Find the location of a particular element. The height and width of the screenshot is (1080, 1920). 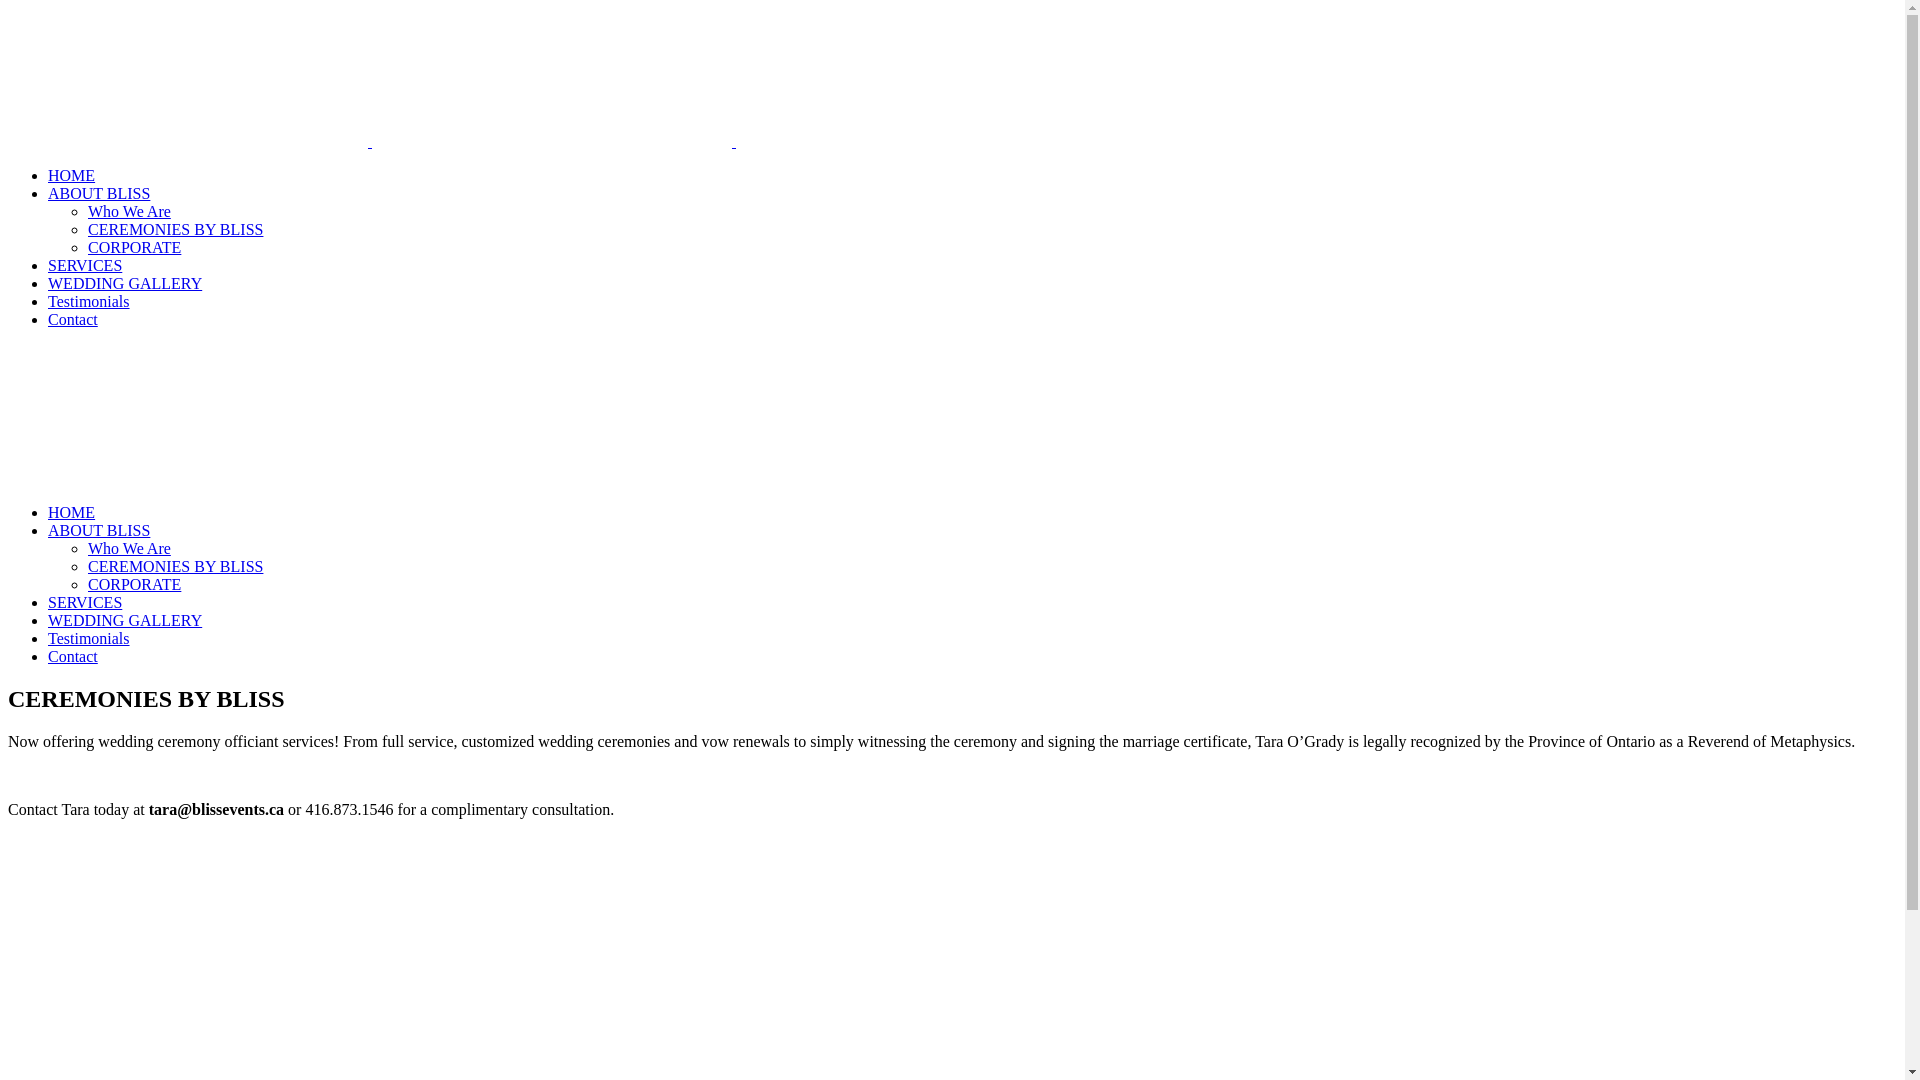

'ABOUT BLISS' is located at coordinates (98, 193).